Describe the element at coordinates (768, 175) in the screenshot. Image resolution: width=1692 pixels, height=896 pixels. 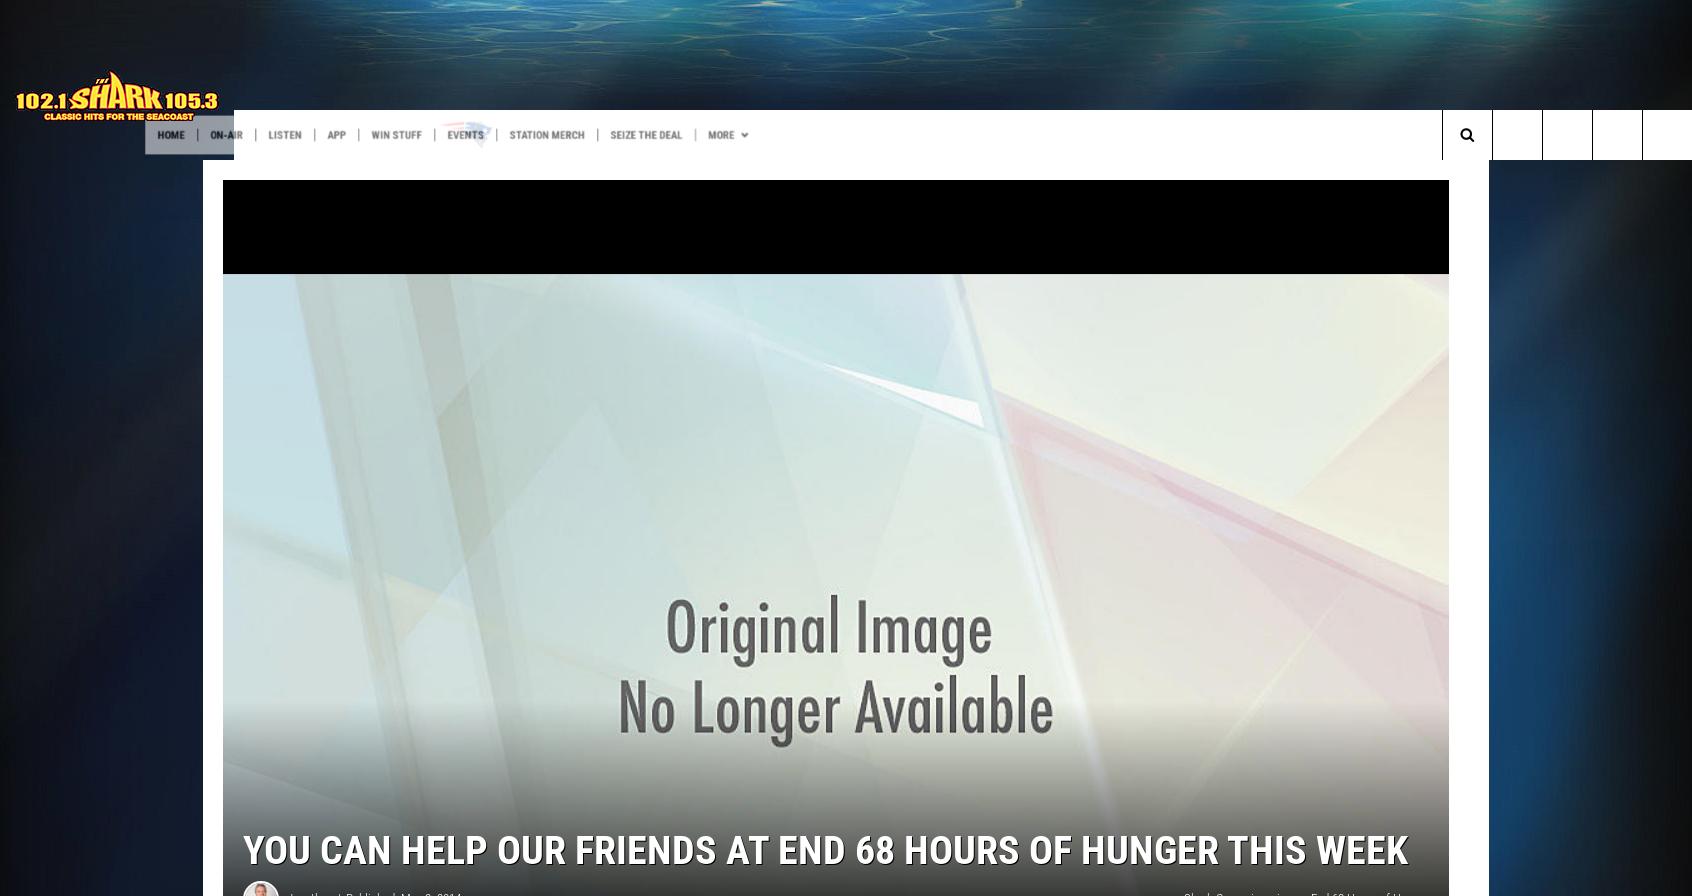
I see `'Shark Newsletter'` at that location.